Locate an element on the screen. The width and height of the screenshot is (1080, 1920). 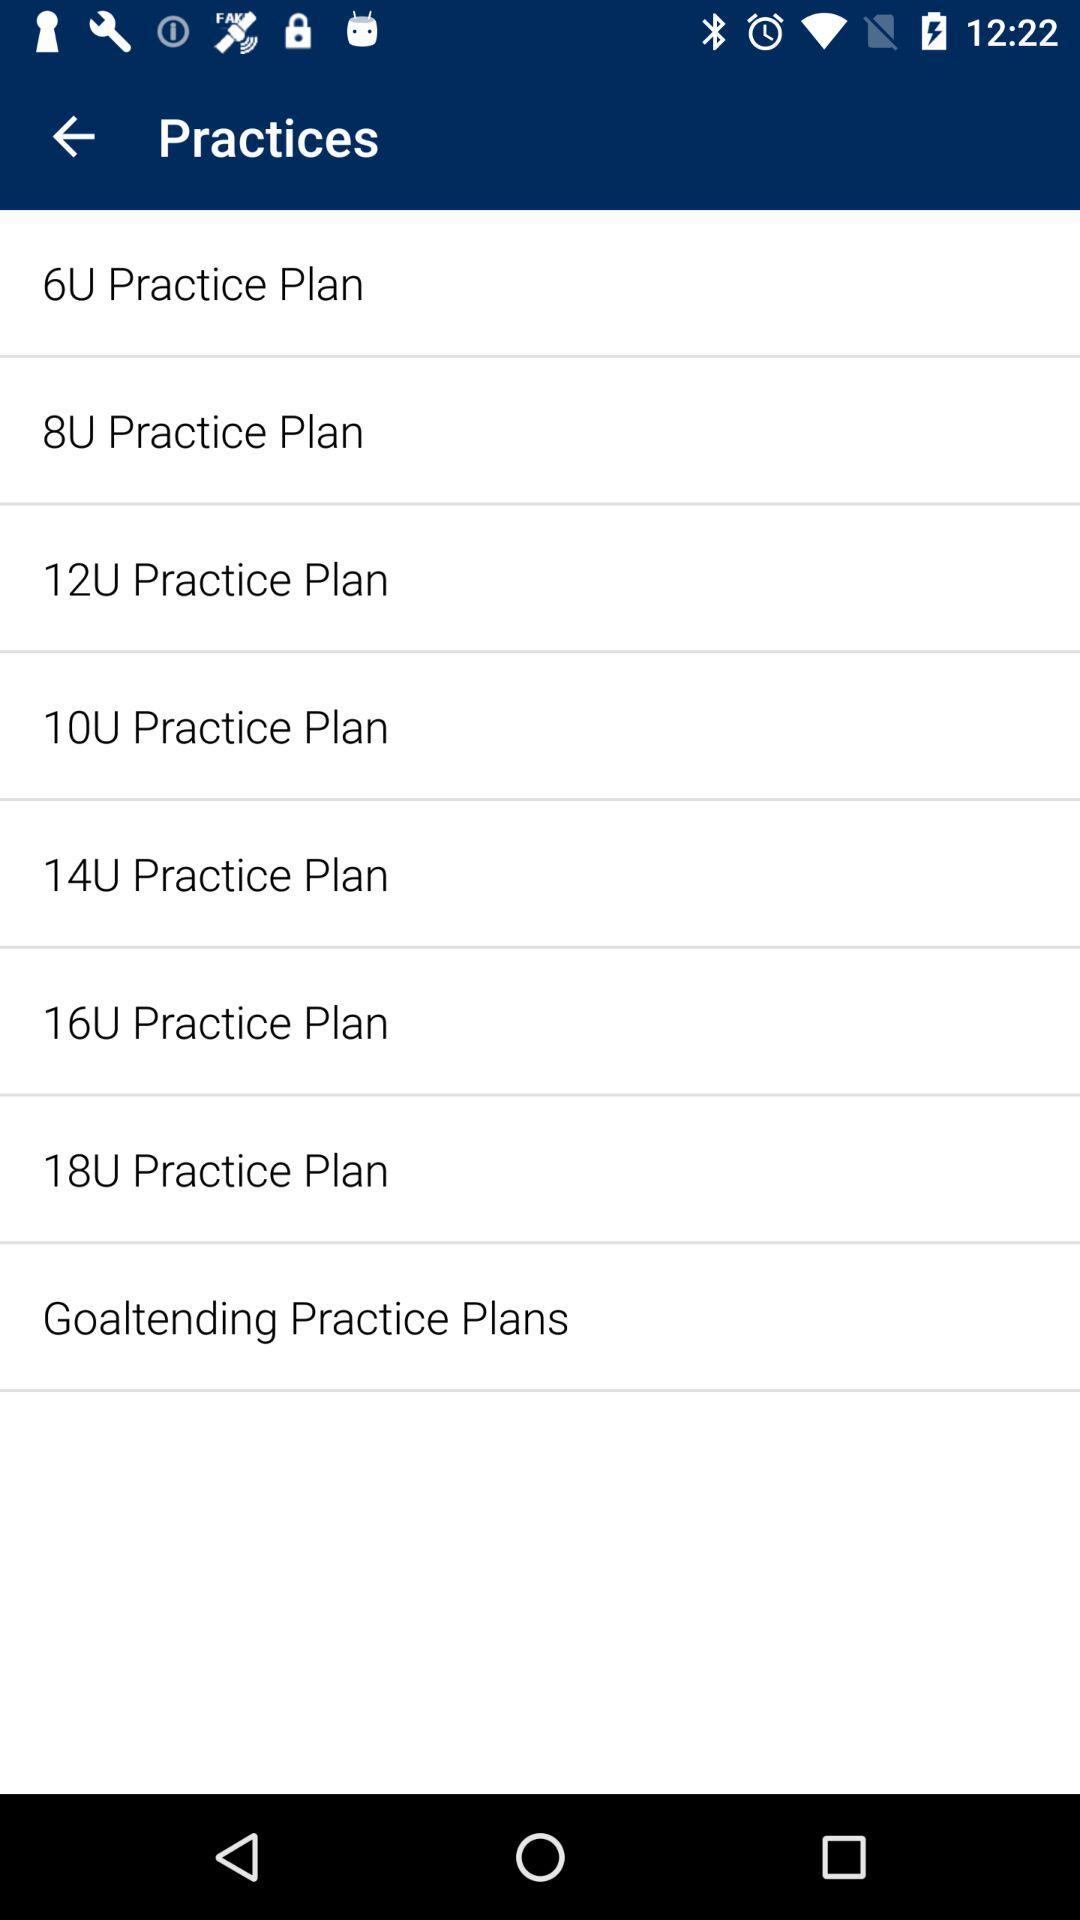
the goaltending practice plans item is located at coordinates (540, 1316).